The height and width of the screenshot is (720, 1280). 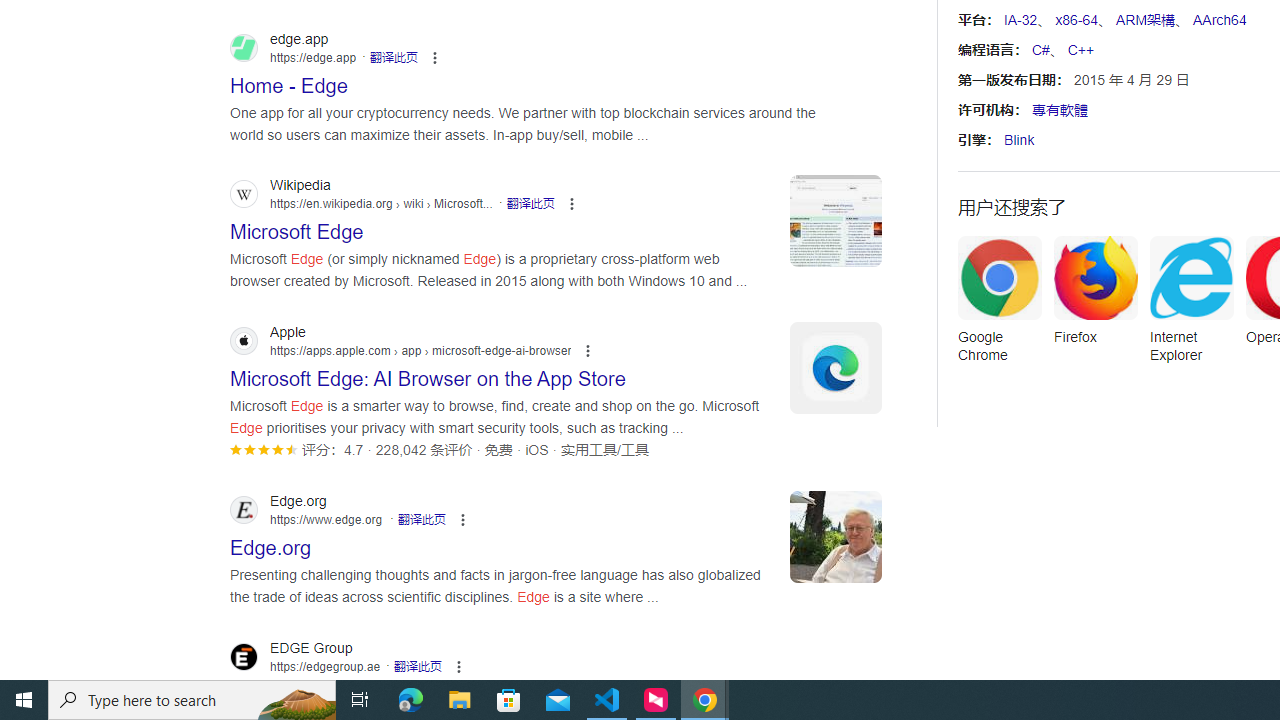 I want to click on 'Firefox', so click(x=1094, y=297).